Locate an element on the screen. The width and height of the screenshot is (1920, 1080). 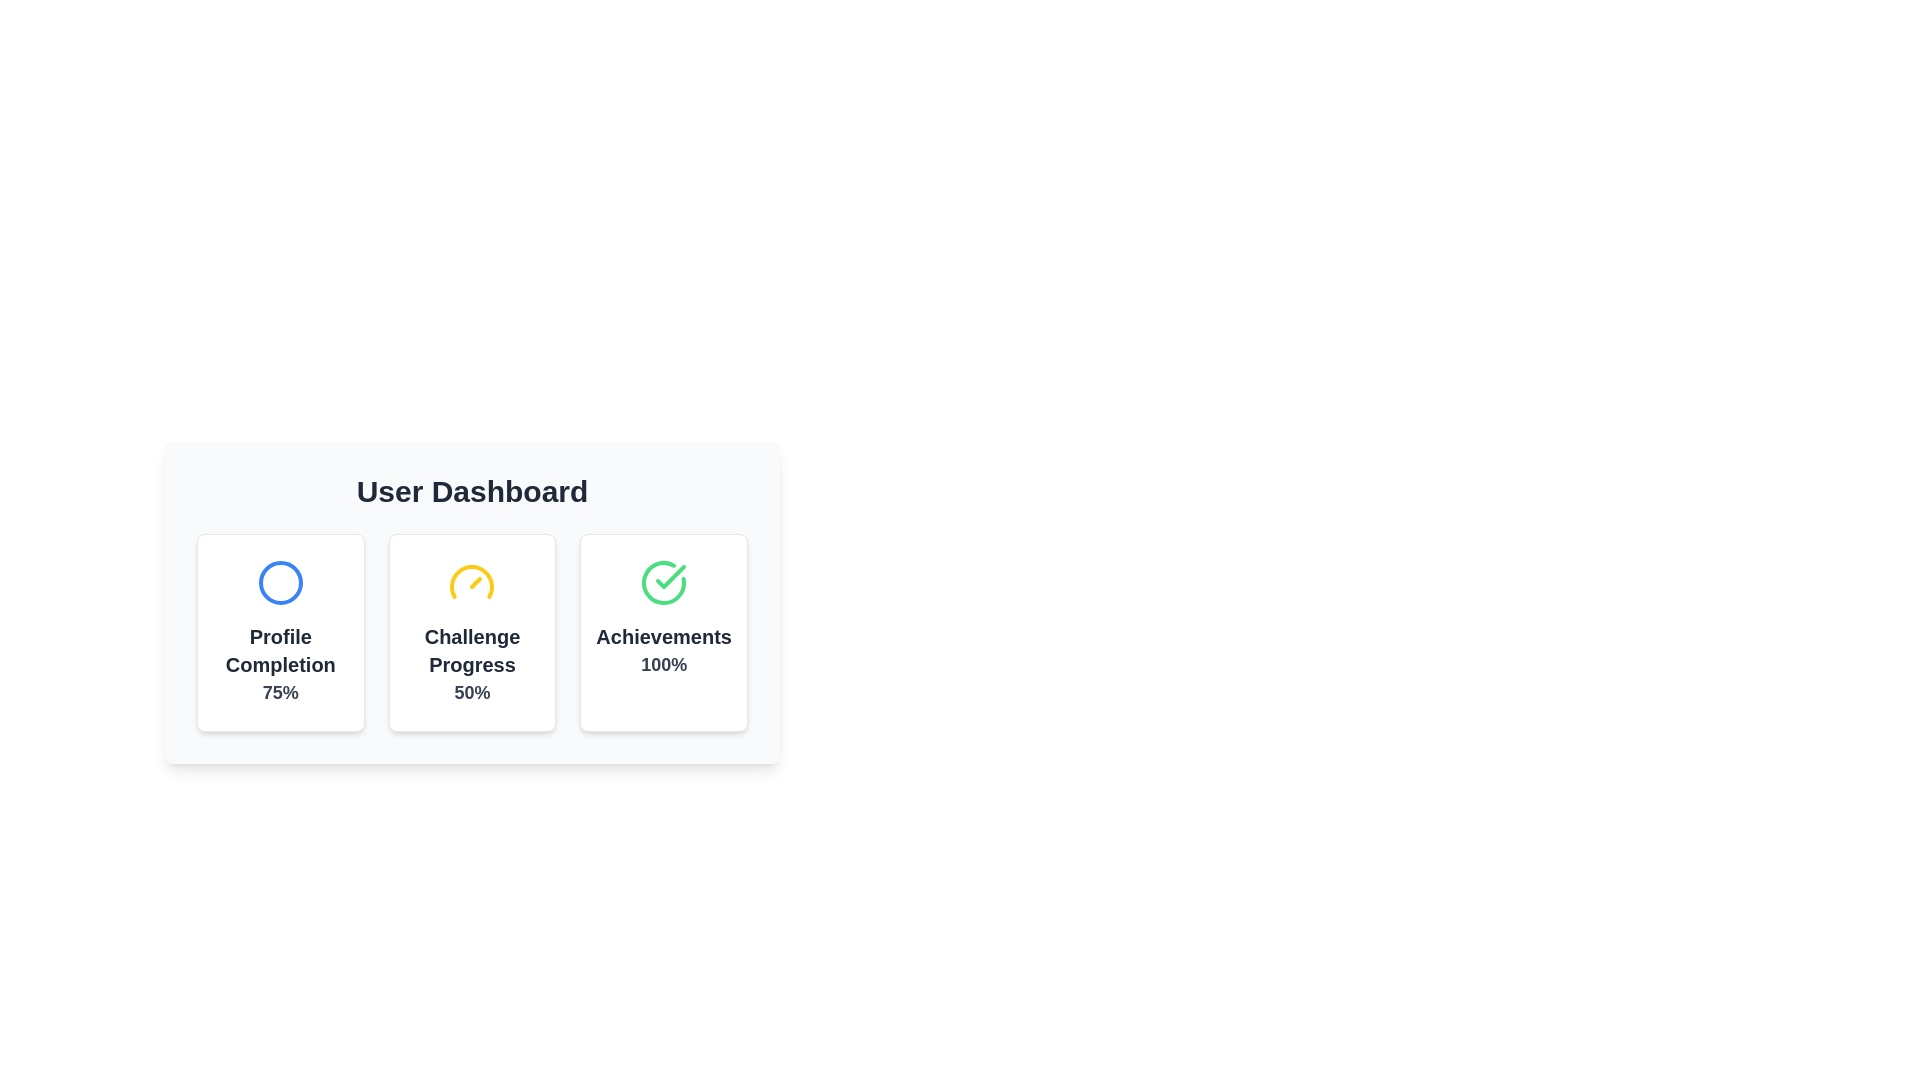
the '50%' progress percentage text located centrally below the 'Challenge Progress' heading within the 'Challenge Progress' card on the user dashboard is located at coordinates (471, 692).